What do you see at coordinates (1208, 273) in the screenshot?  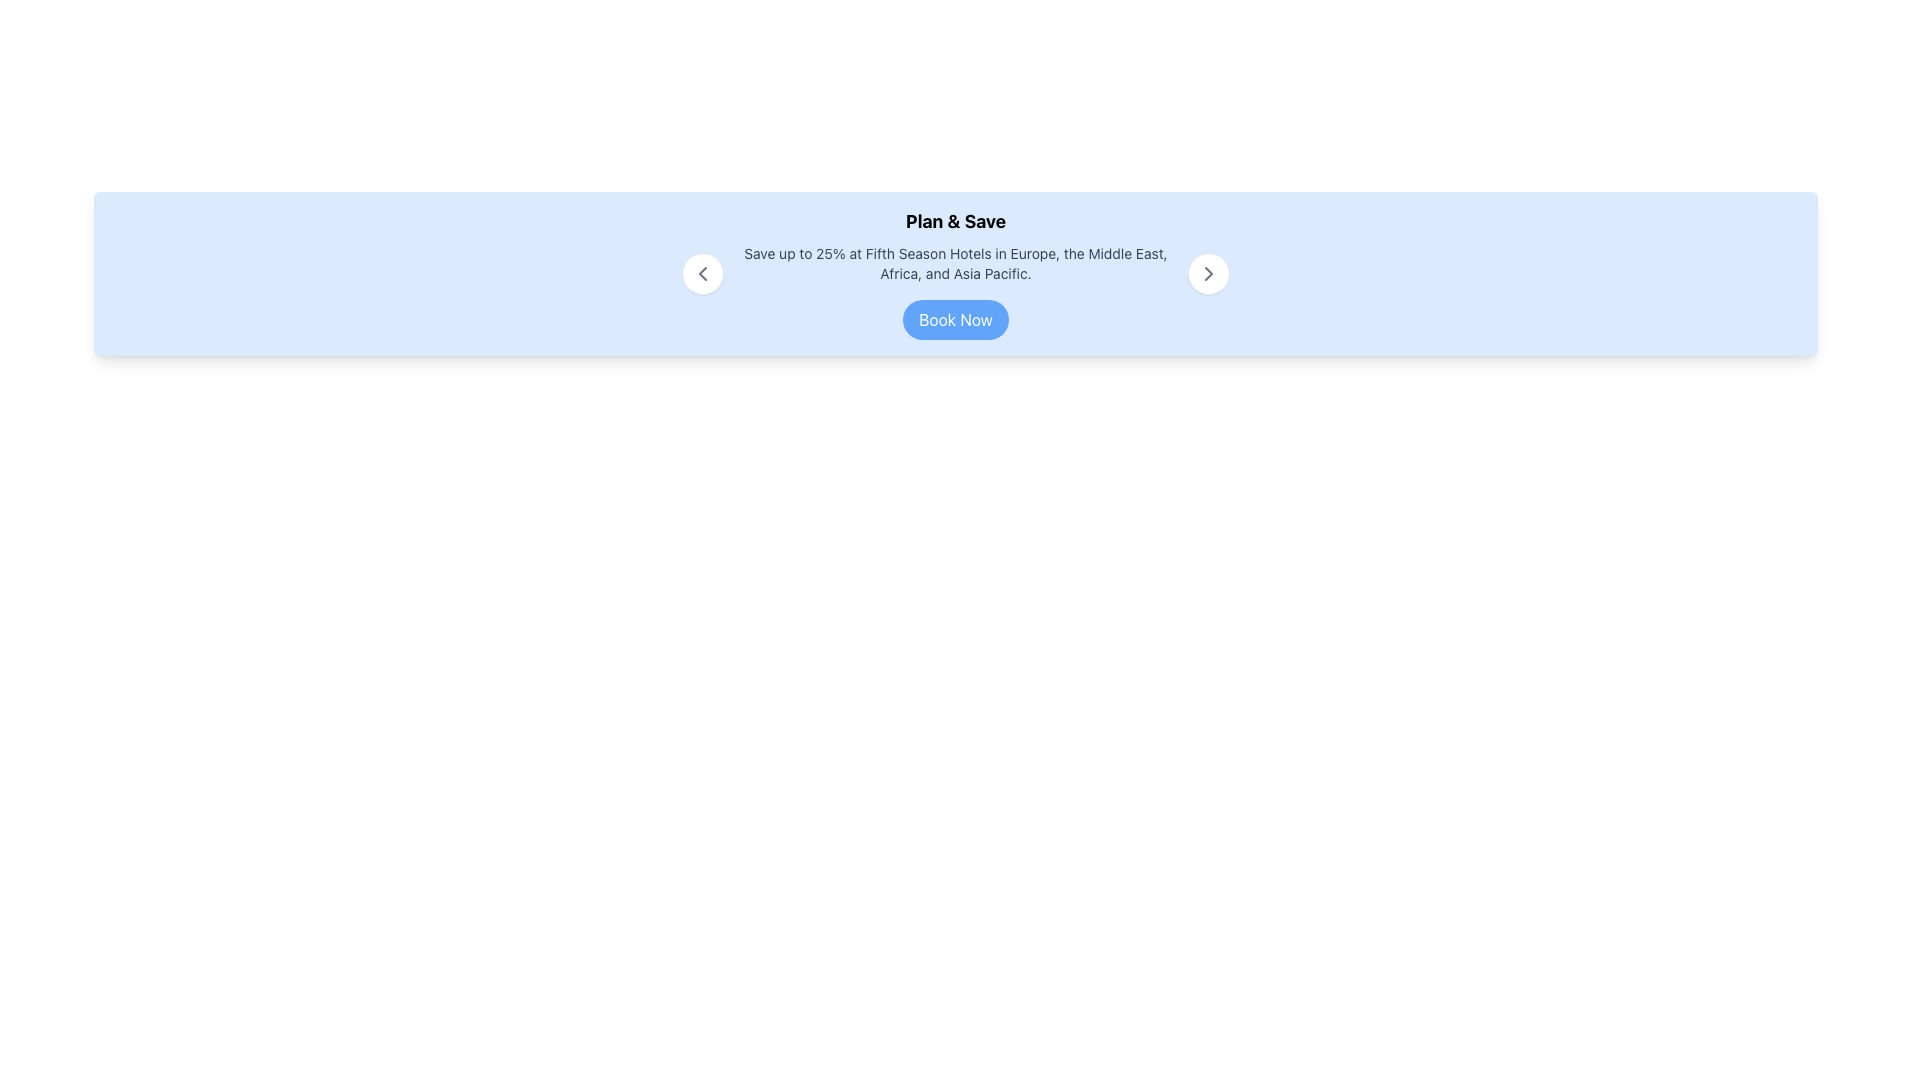 I see `the rightward-pointing chevron icon with rounded edges and a dark gray outline on a white circular background` at bounding box center [1208, 273].